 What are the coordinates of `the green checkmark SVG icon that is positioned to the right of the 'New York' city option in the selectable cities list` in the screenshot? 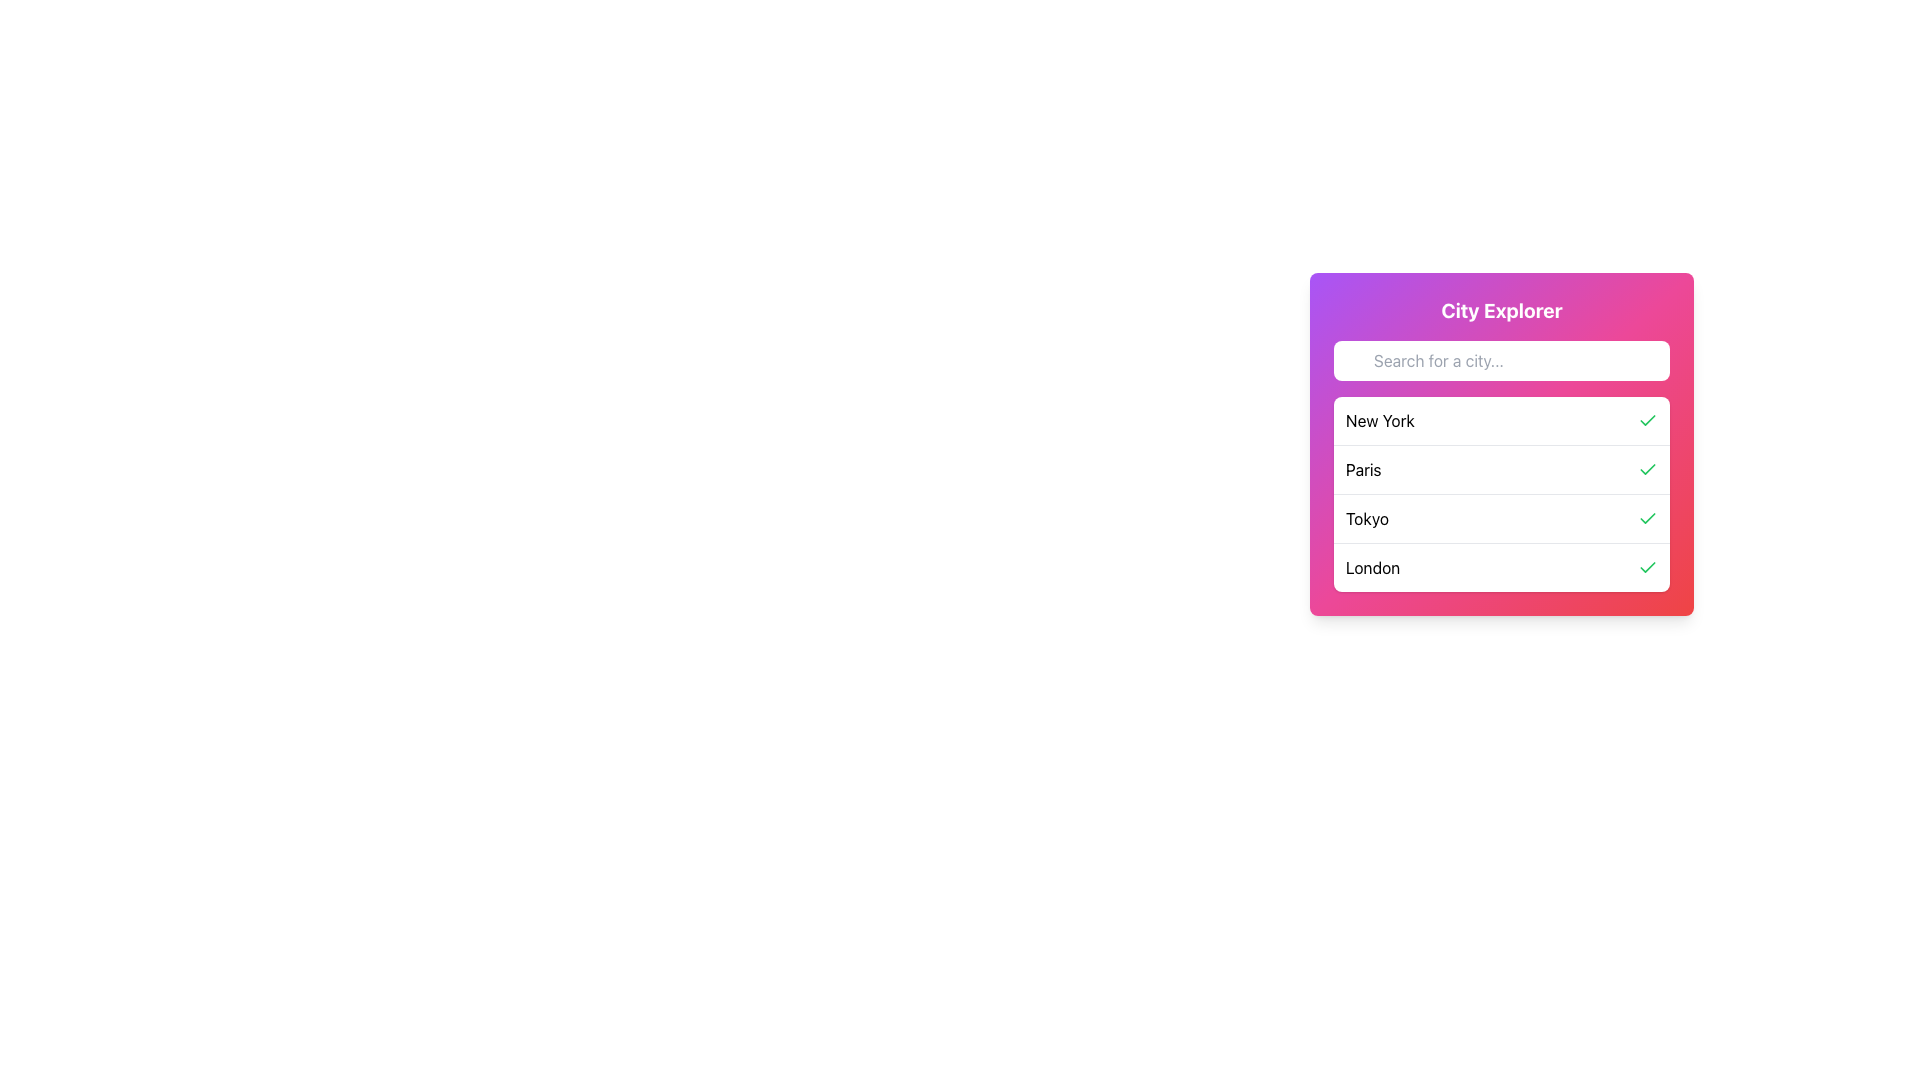 It's located at (1647, 469).